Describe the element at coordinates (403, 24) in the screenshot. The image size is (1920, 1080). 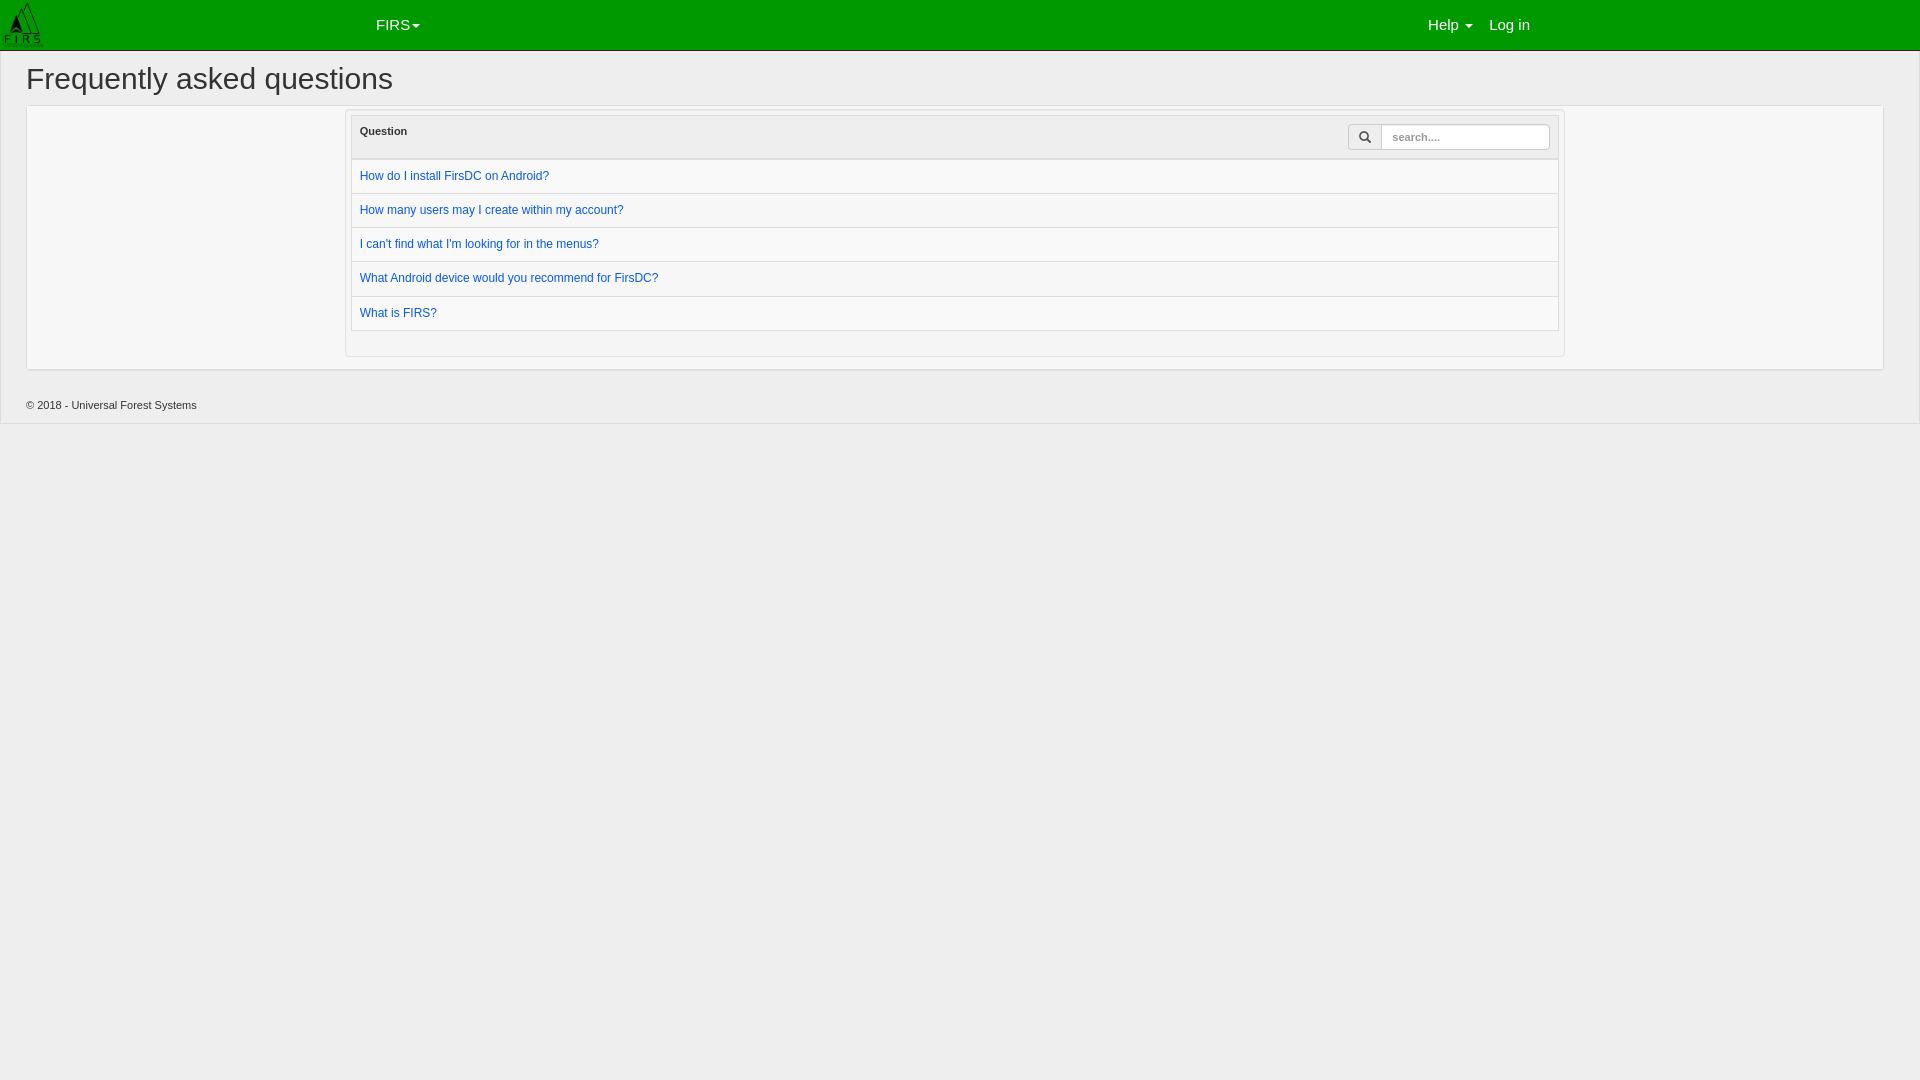
I see `'FIRS'` at that location.